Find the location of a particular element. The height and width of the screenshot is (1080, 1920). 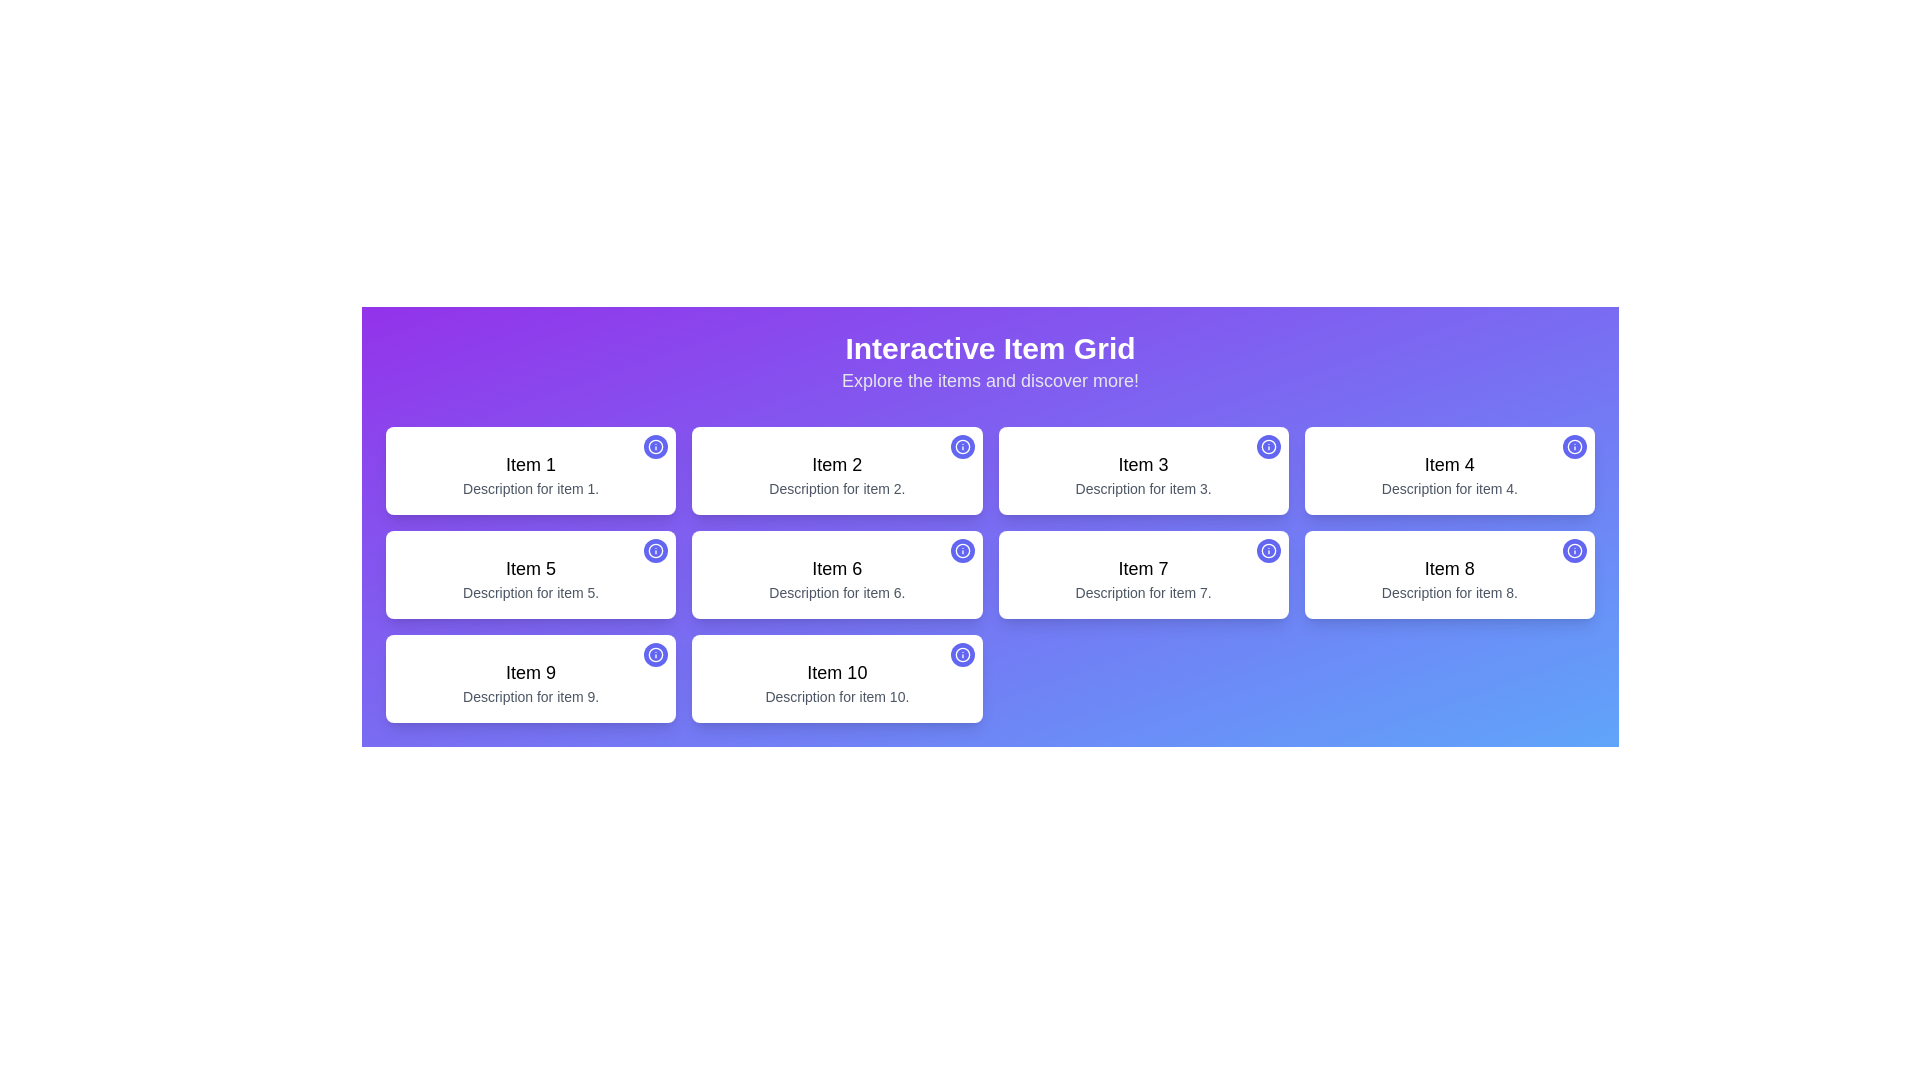

the circular button with a deep indigo background and white text located at the top-right corner of the card labeled 'Item 6' to trigger focus or display the tooltip is located at coordinates (962, 551).